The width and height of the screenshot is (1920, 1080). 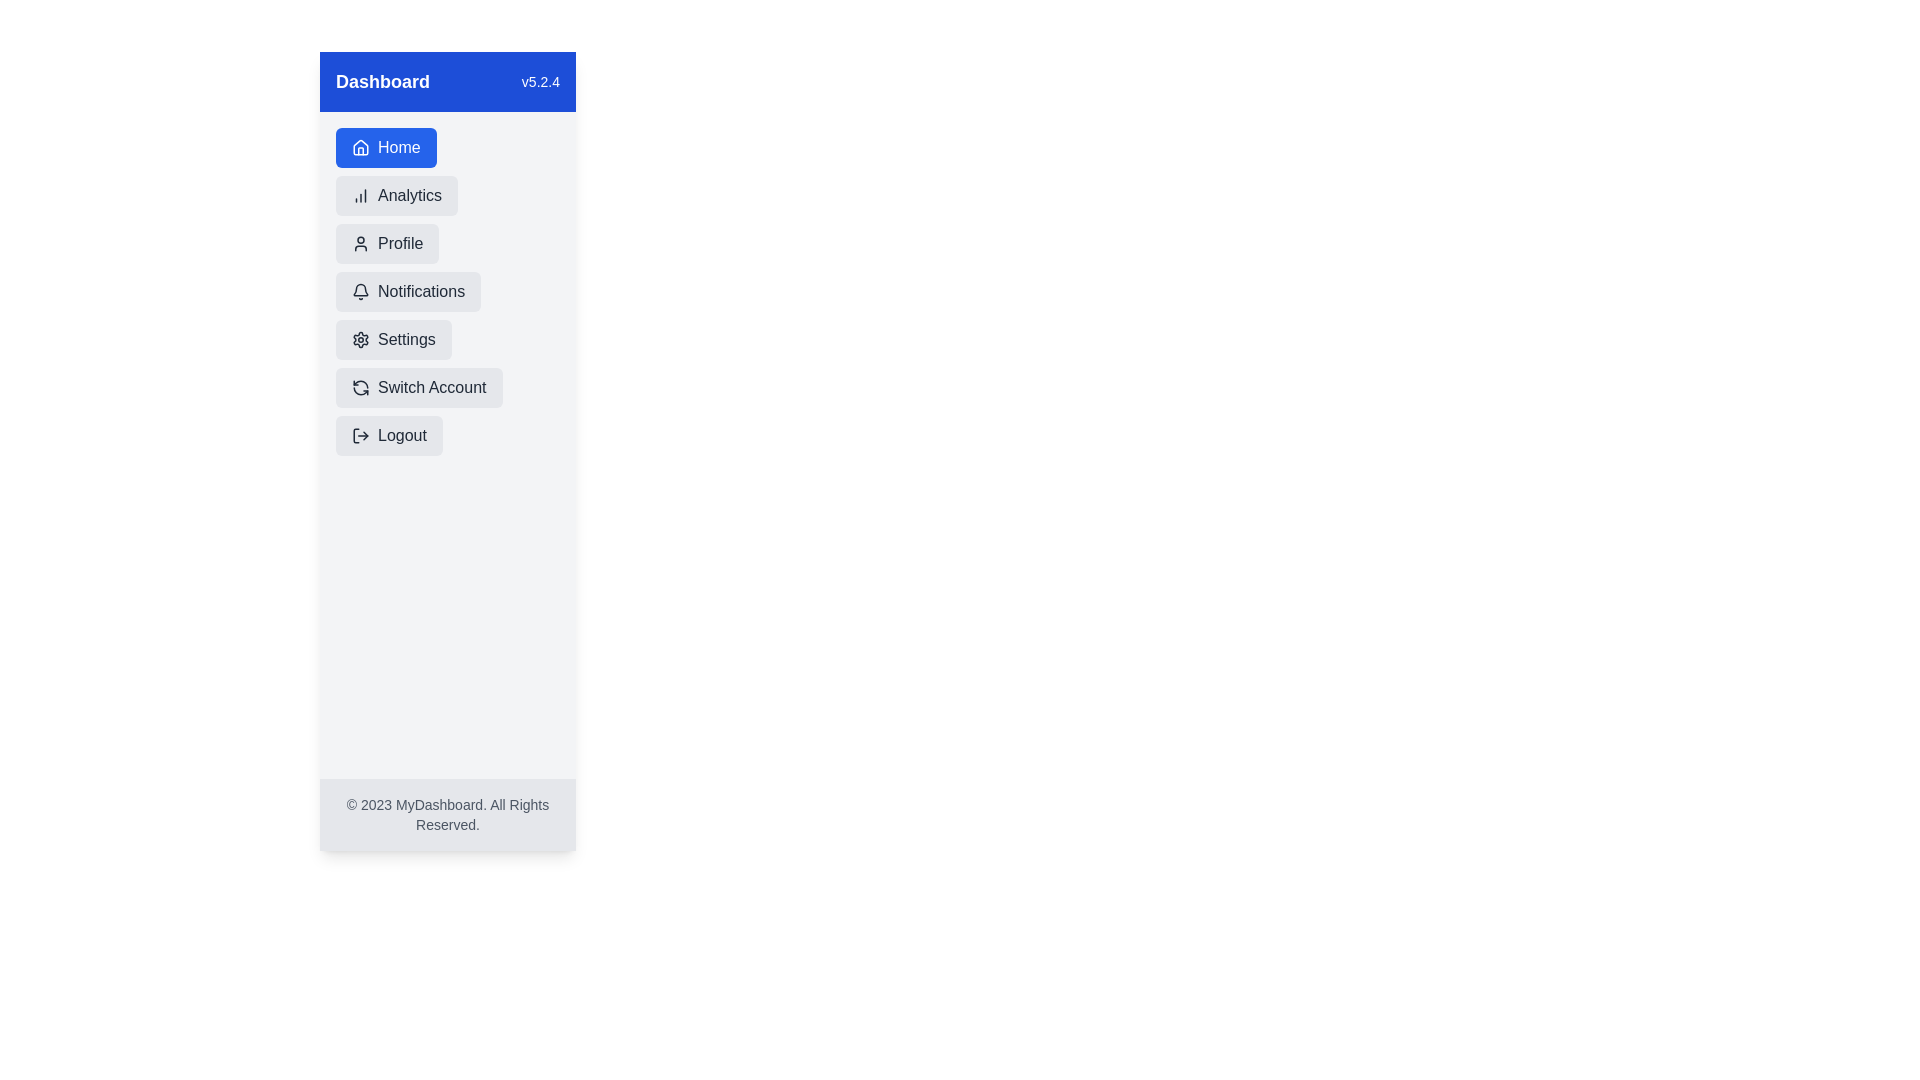 I want to click on the small black vector icon representing an increasing bar chart, located to the left of the word 'Analytics' in the second button of the vertical navigation menu, so click(x=360, y=196).